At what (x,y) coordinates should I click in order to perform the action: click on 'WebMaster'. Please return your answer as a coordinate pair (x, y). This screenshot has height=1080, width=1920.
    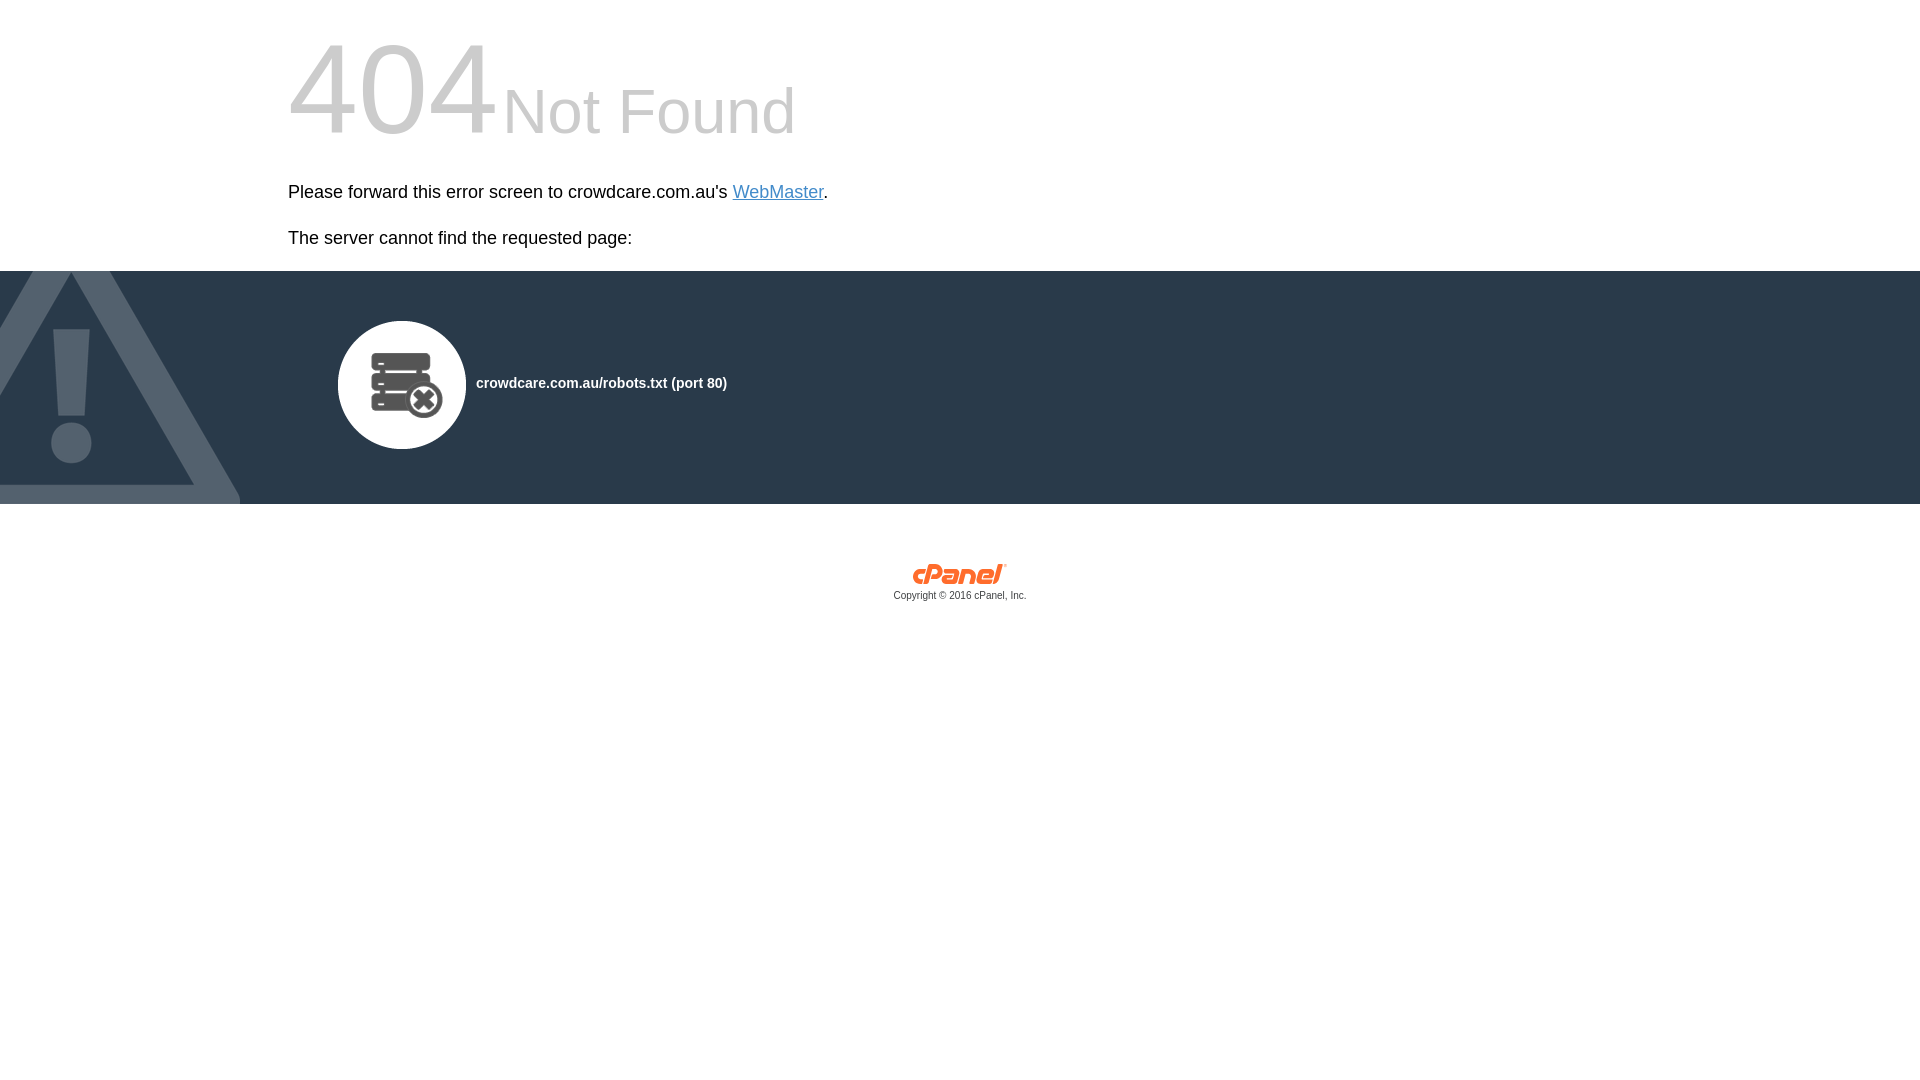
    Looking at the image, I should click on (777, 192).